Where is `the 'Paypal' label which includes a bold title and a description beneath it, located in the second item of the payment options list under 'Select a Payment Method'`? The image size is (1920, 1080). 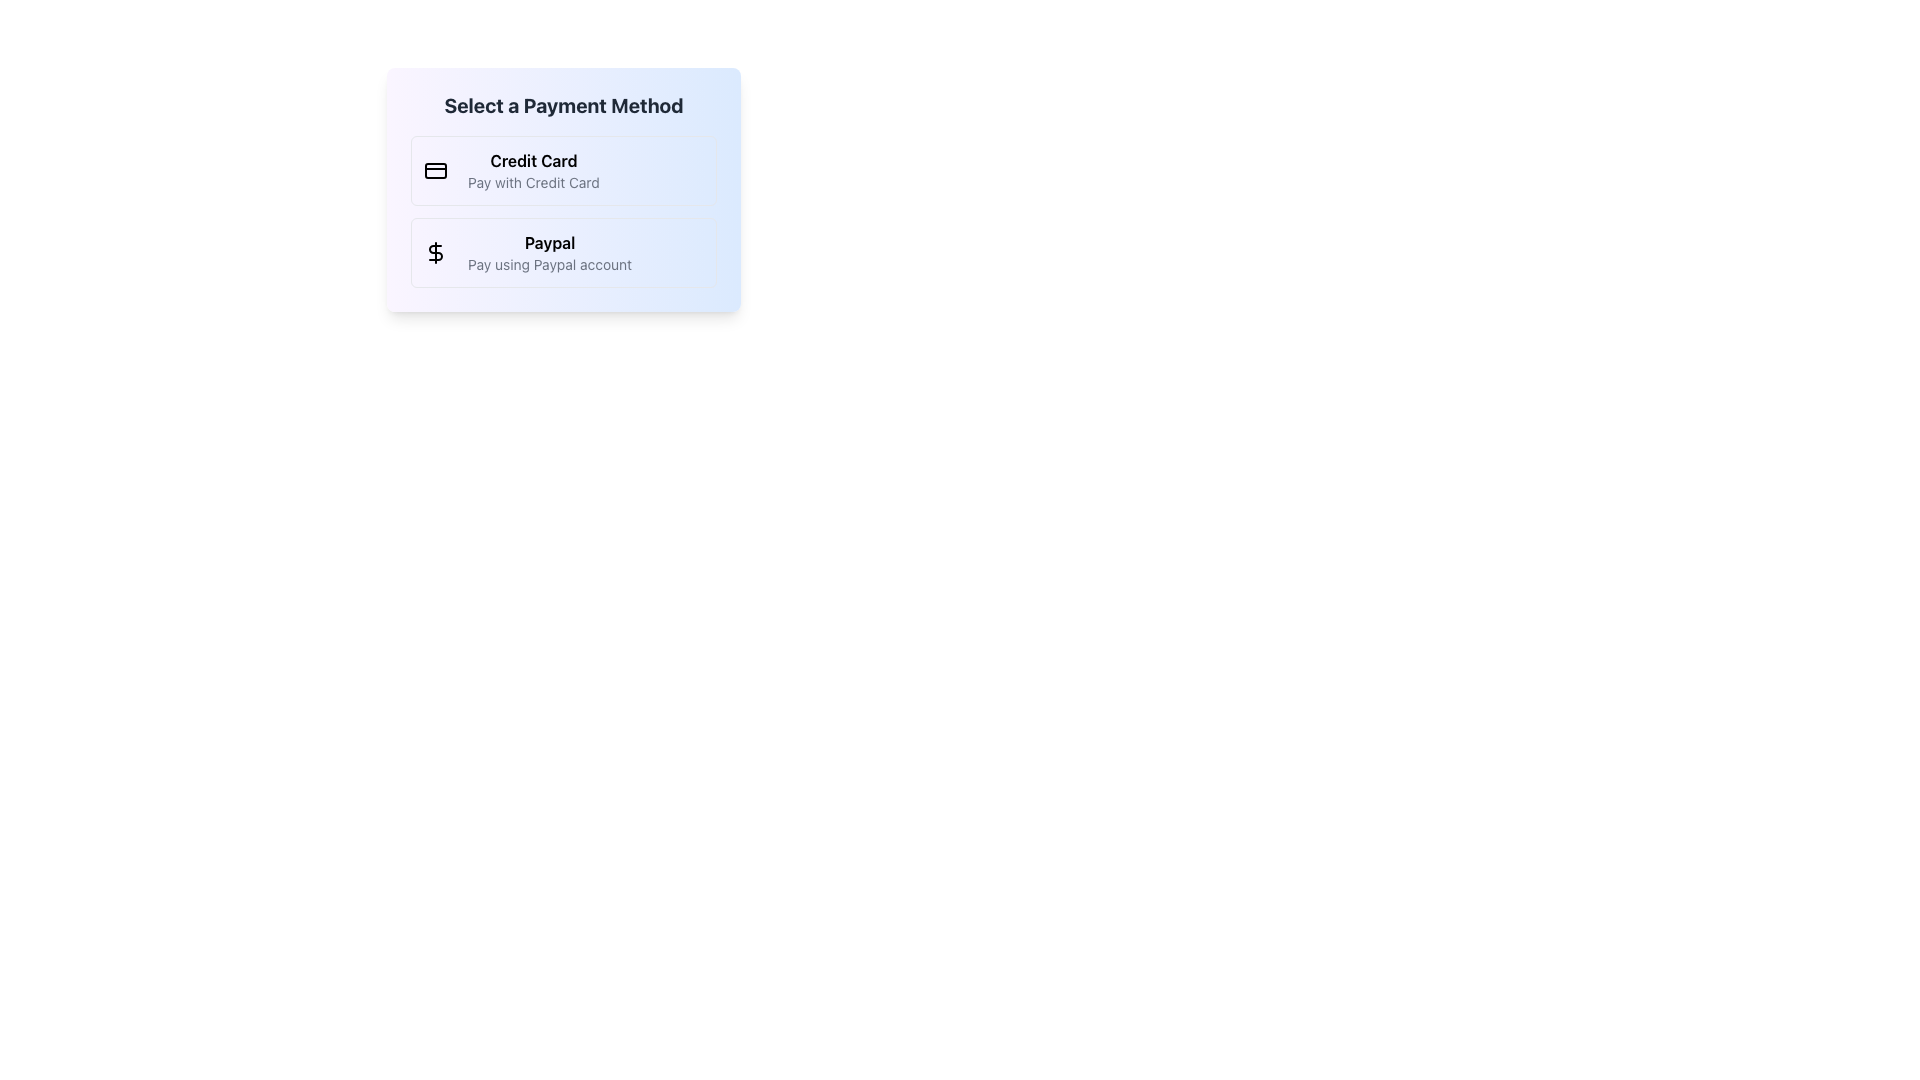
the 'Paypal' label which includes a bold title and a description beneath it, located in the second item of the payment options list under 'Select a Payment Method' is located at coordinates (550, 252).